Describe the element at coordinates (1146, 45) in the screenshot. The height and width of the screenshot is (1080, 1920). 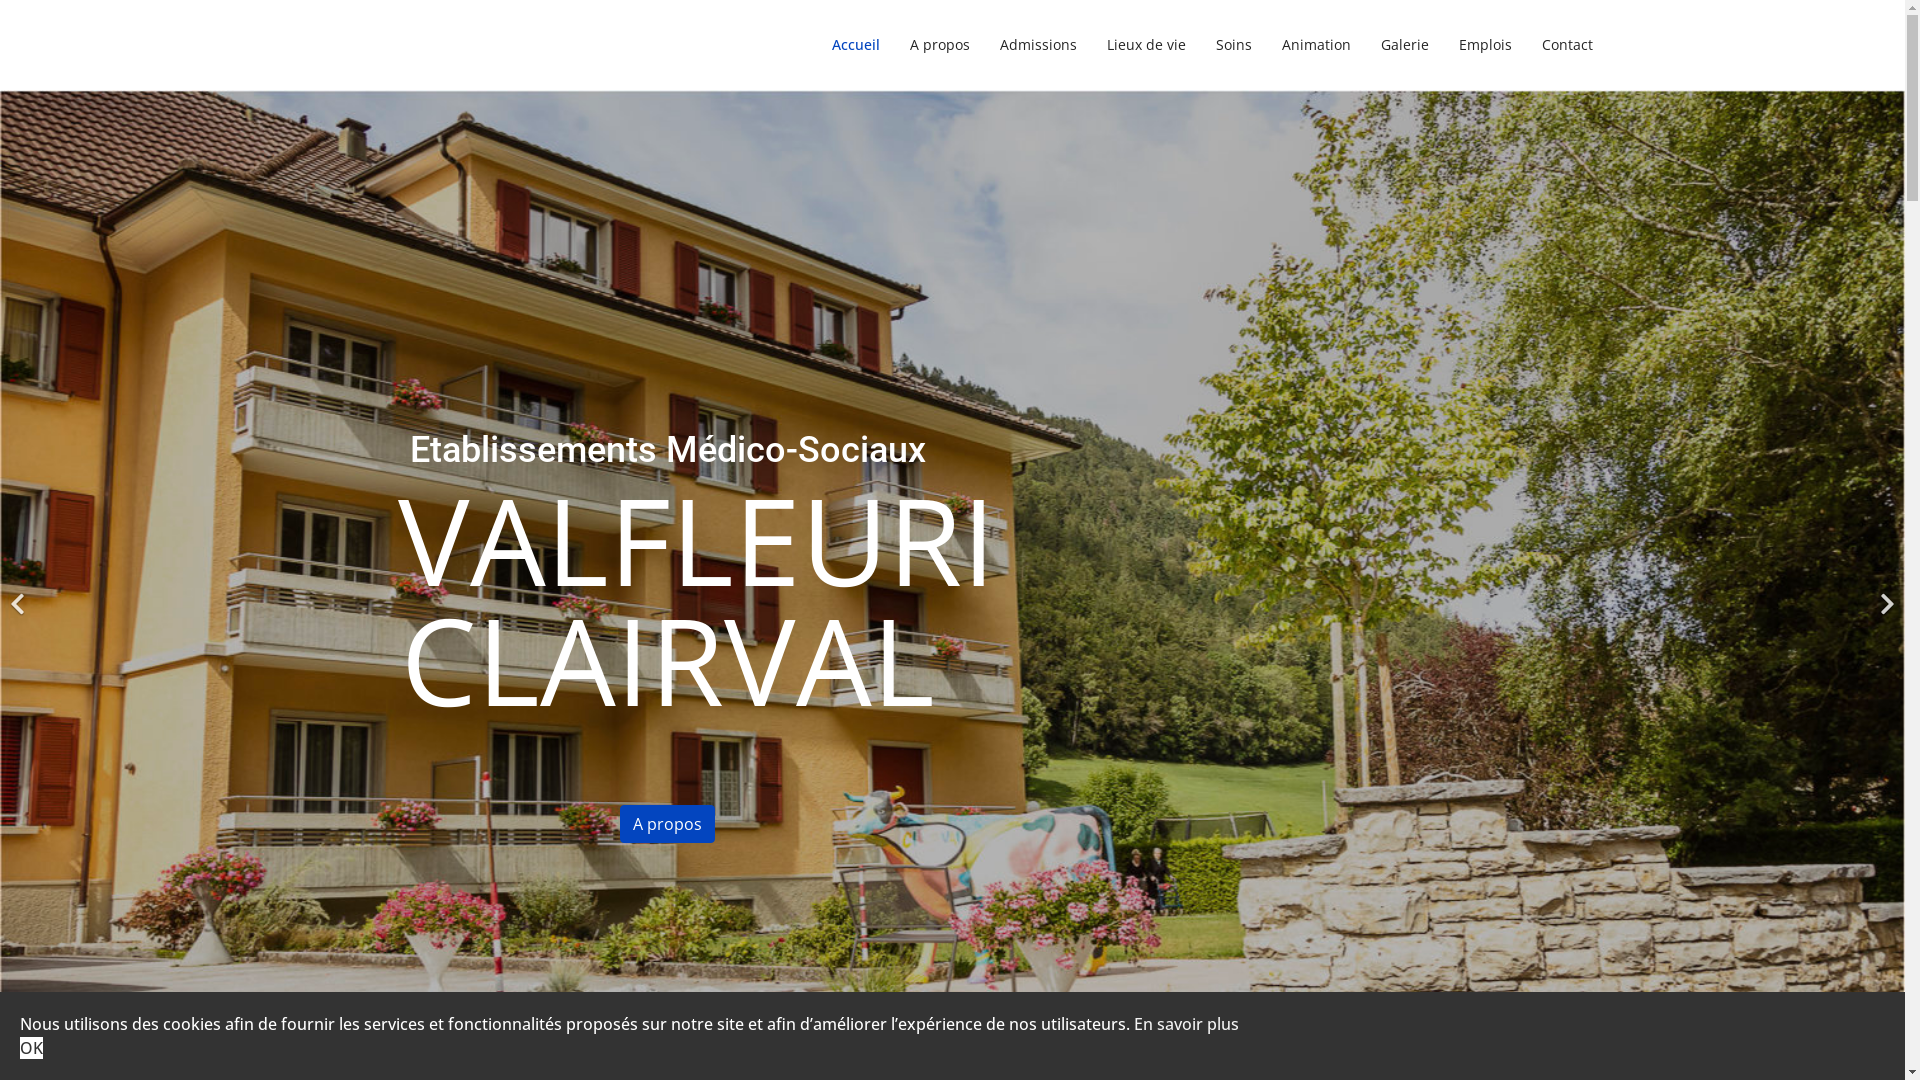
I see `'Lieux de vie'` at that location.